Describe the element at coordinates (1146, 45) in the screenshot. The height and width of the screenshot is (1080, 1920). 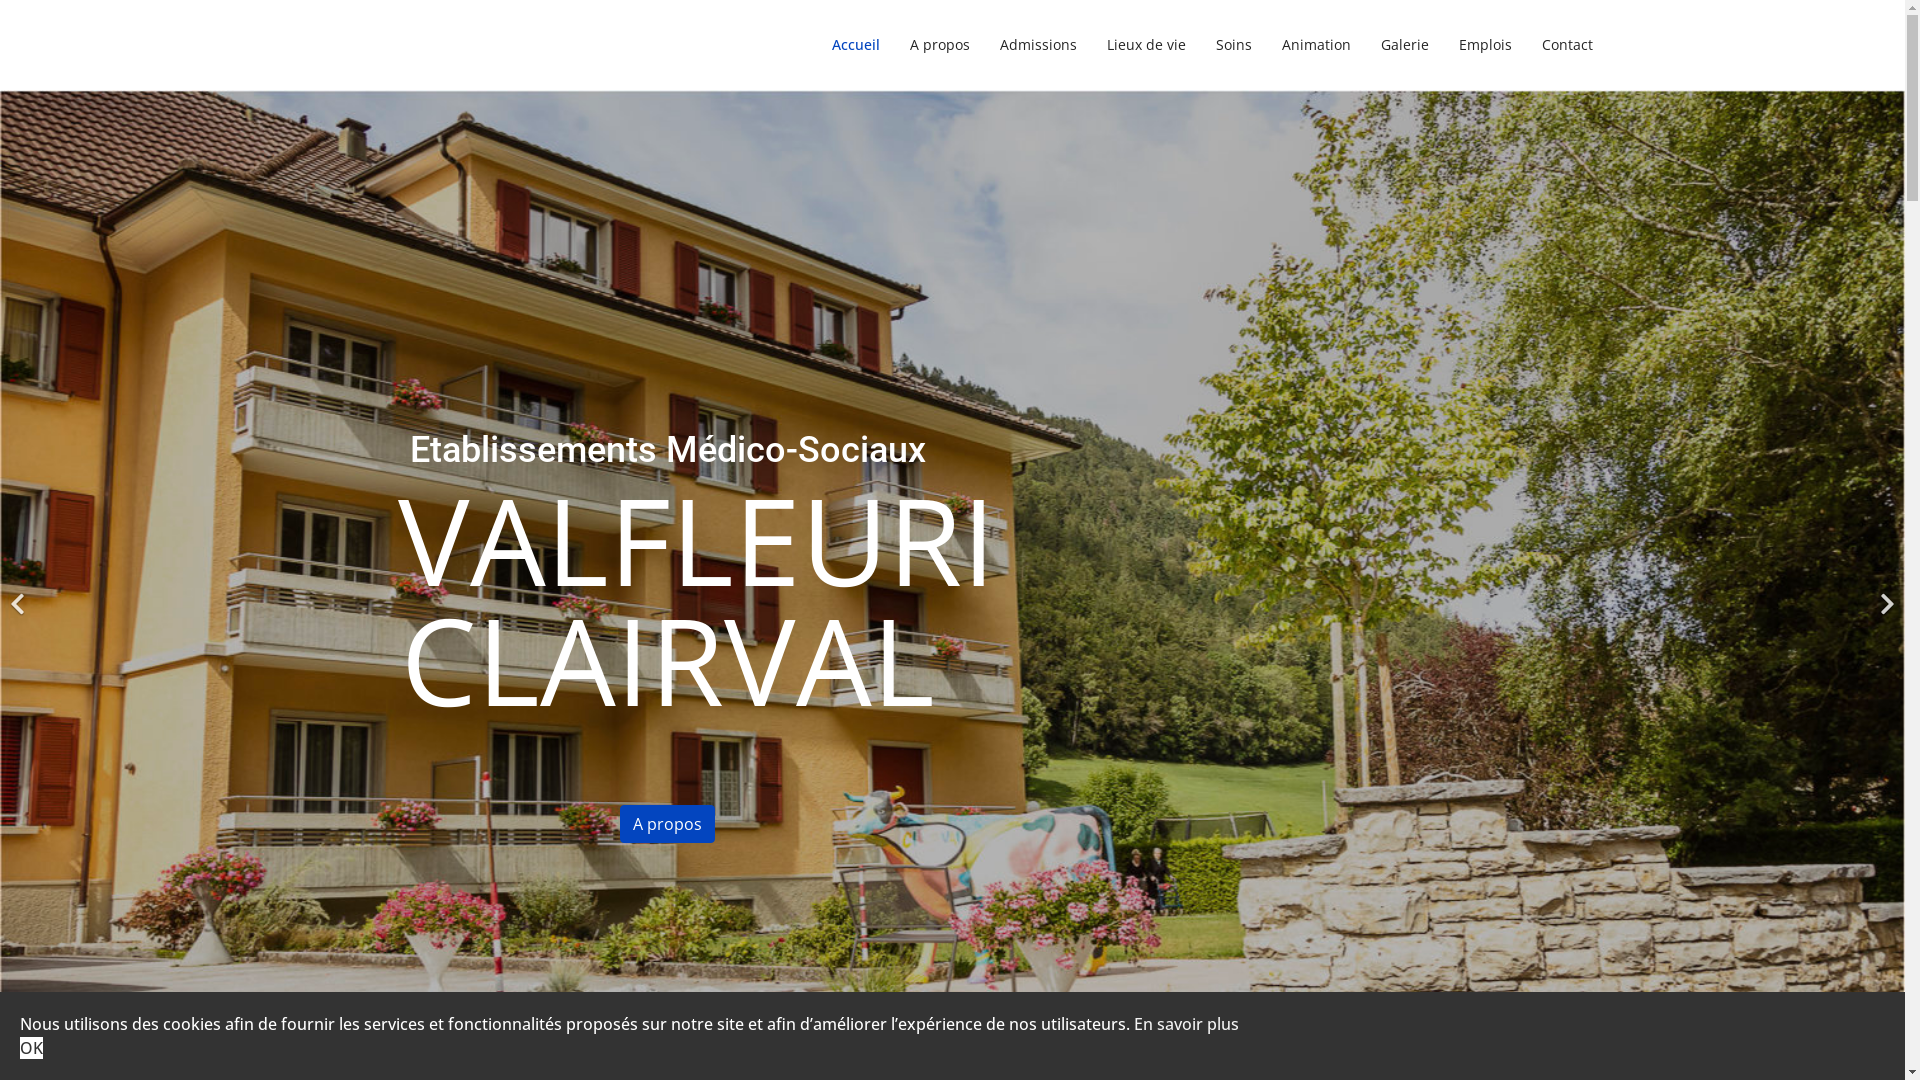
I see `'Lieux de vie'` at that location.